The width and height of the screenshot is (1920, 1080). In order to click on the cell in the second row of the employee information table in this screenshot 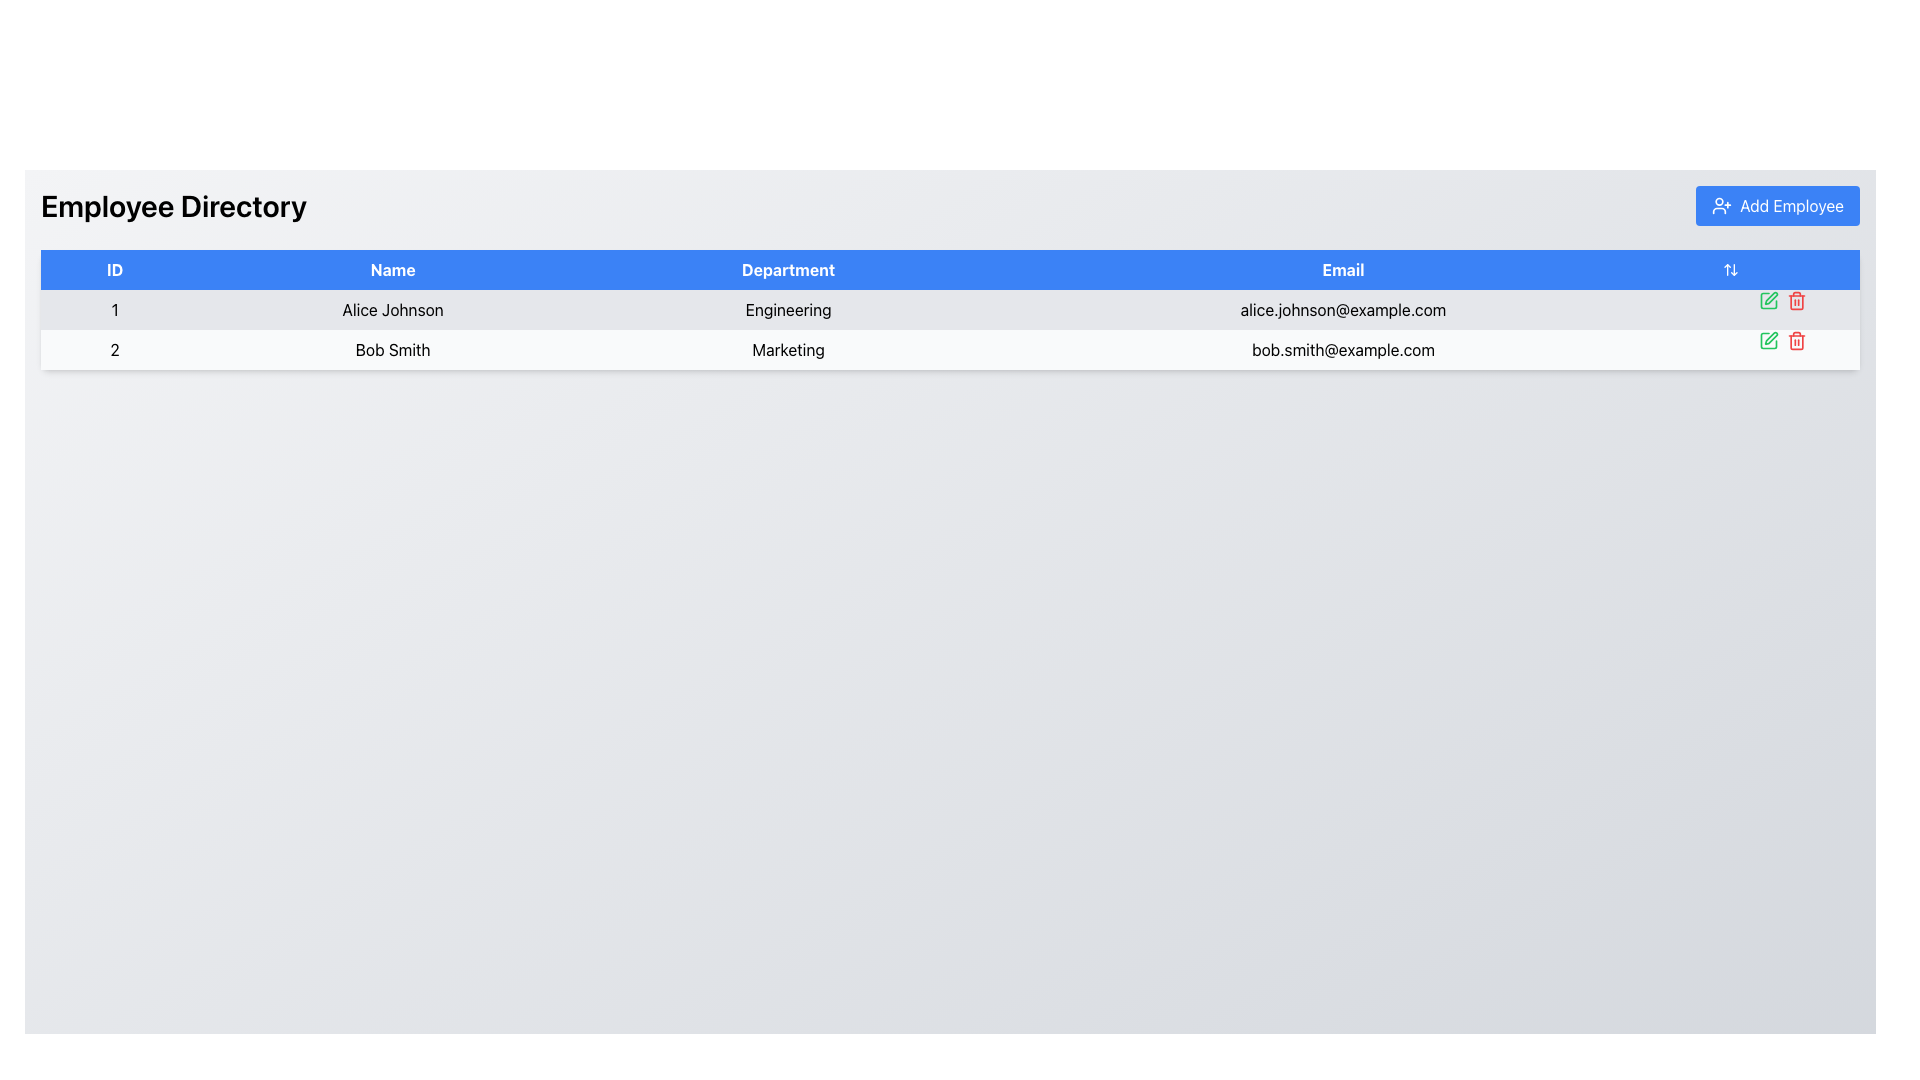, I will do `click(949, 349)`.